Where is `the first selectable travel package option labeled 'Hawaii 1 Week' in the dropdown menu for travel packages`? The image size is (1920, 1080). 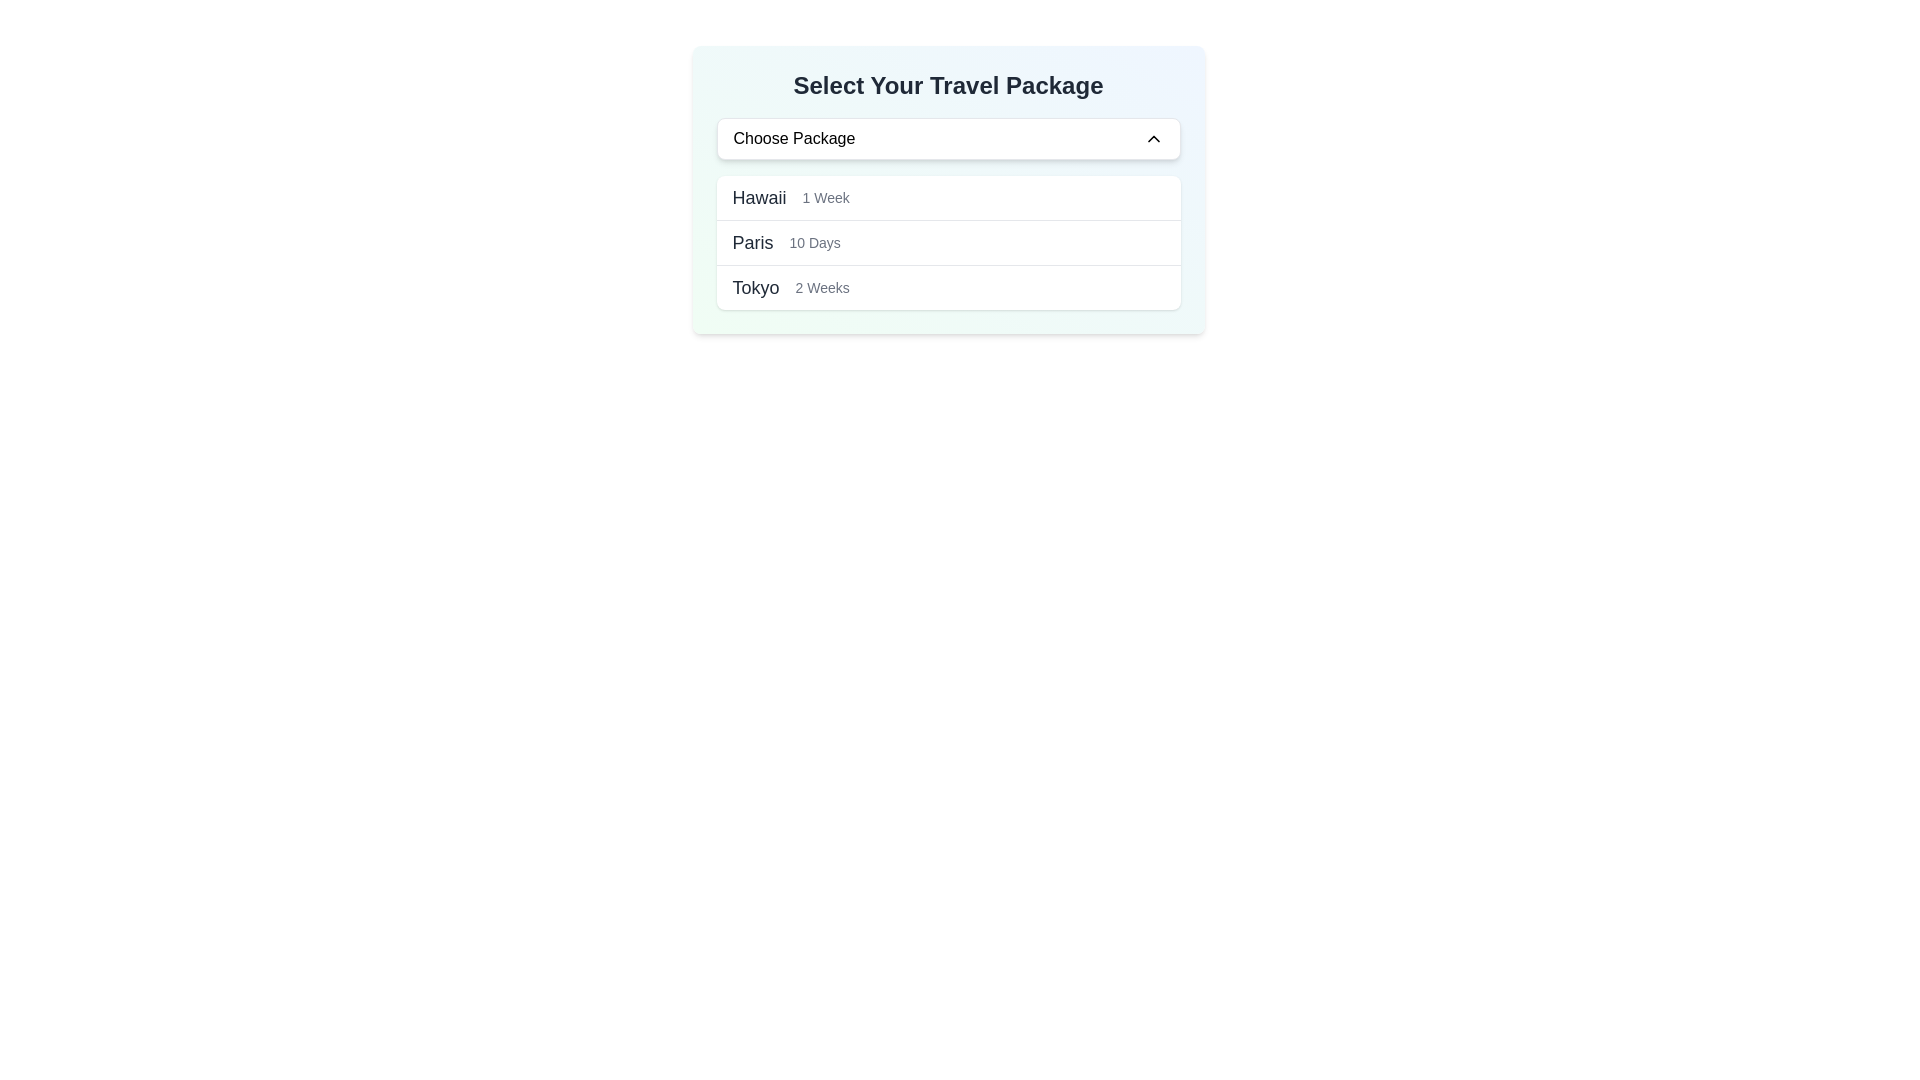 the first selectable travel package option labeled 'Hawaii 1 Week' in the dropdown menu for travel packages is located at coordinates (947, 197).